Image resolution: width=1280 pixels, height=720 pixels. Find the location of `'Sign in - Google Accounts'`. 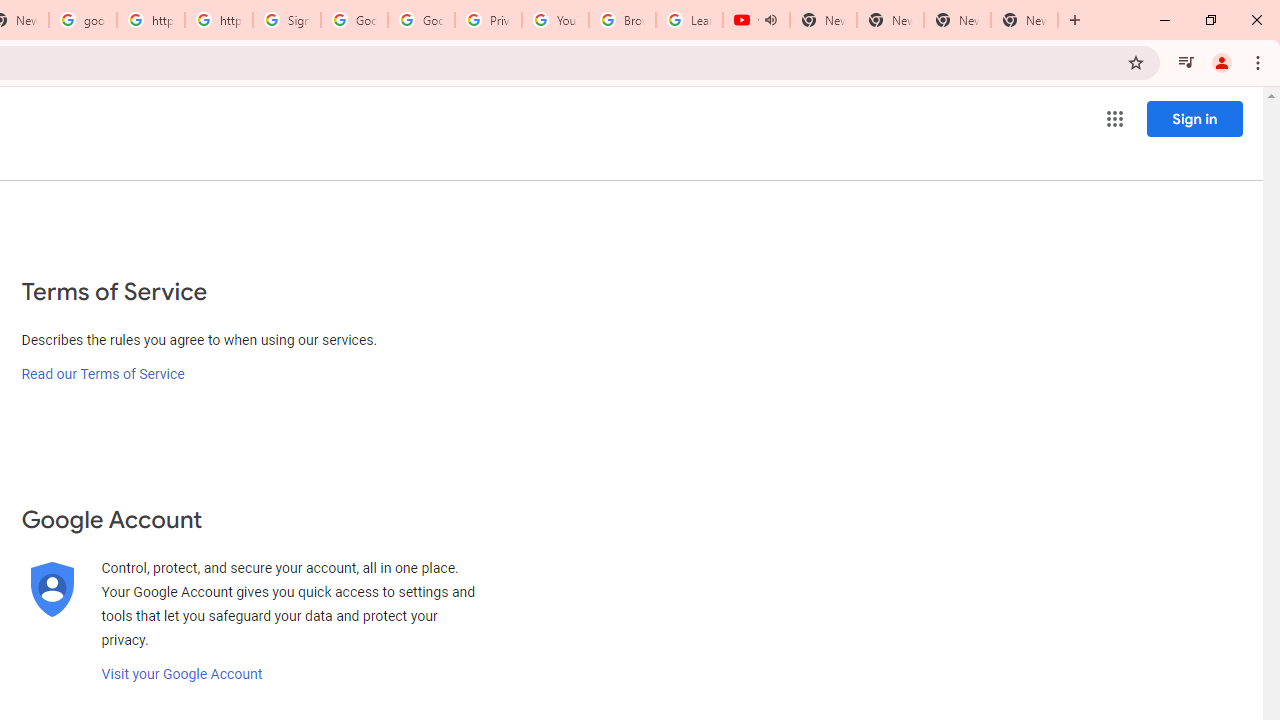

'Sign in - Google Accounts' is located at coordinates (286, 20).